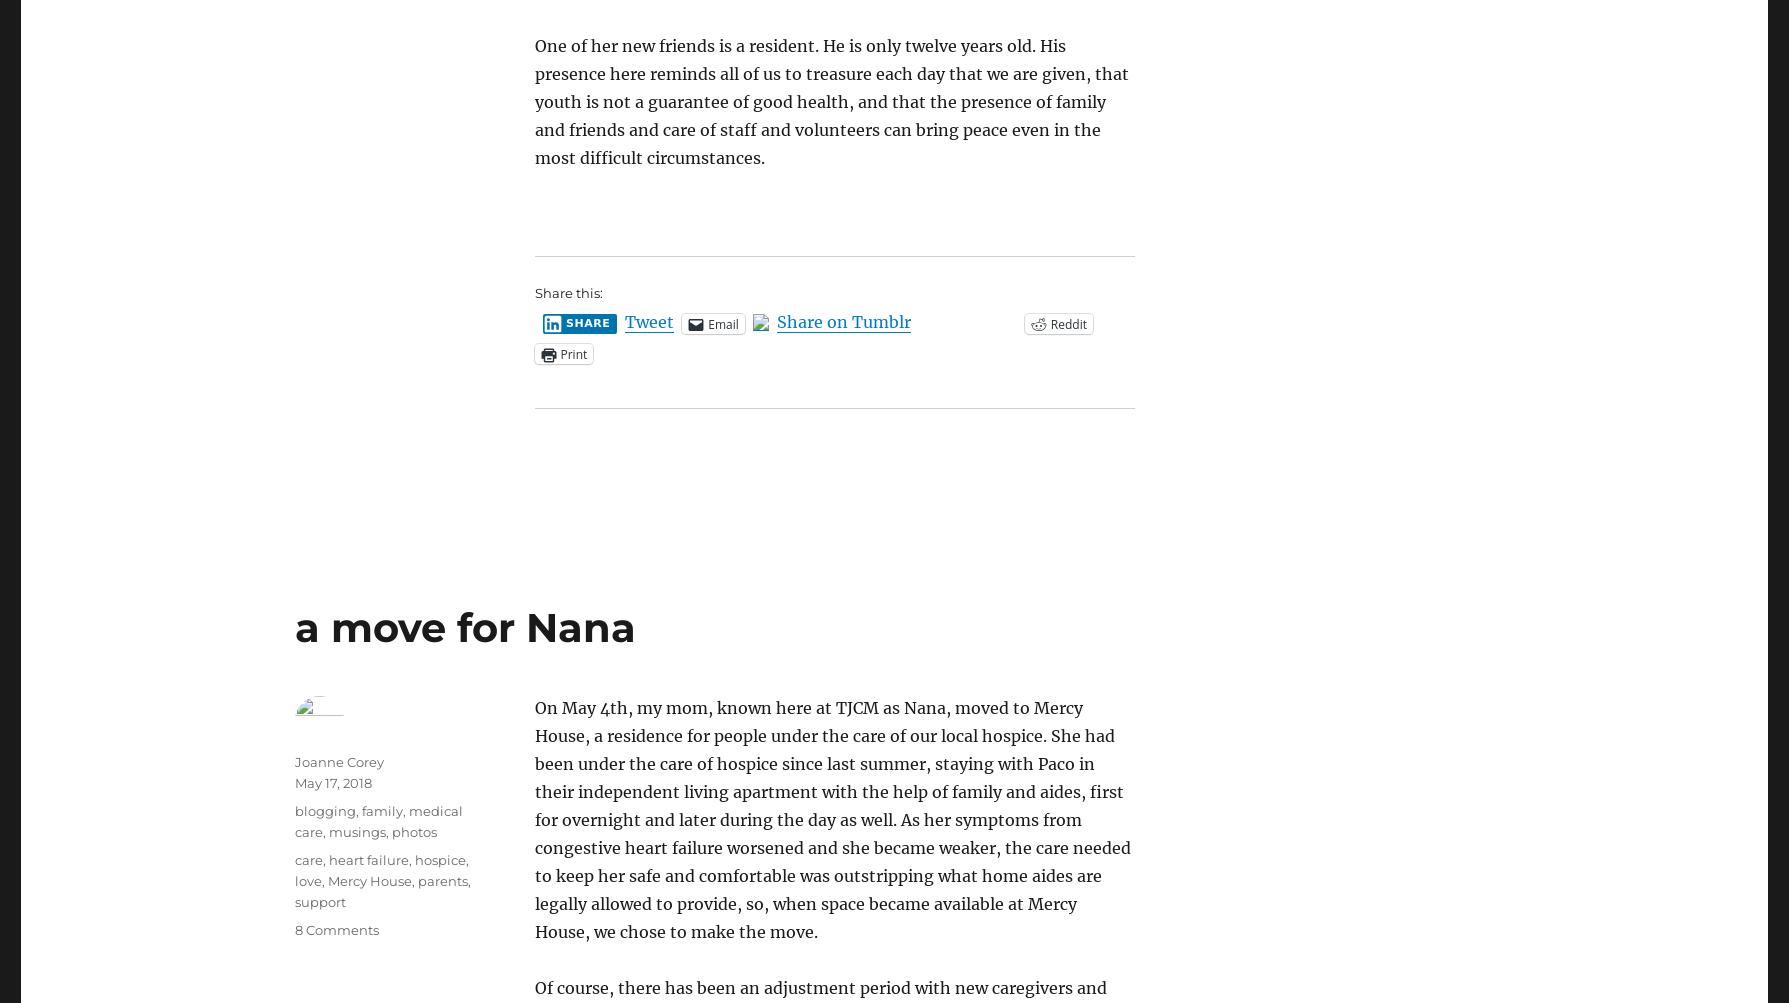 Image resolution: width=1789 pixels, height=1003 pixels. What do you see at coordinates (832, 819) in the screenshot?
I see `'On May 4th, my mom, known here at TJCM as Nana, moved to Mercy House, a residence for people under the care of our local hospice. She had been under the care of hospice since last summer, staying with Paco in their independent living apartment with the help of family and aides, first for overnight and later during the day as well. As her symptoms from congestive heart failure worsened and she became weaker, the care needed to keep her safe and comfortable was outstripping what home aides are legally allowed to provide, so, when space became available at Mercy House, we chose to make the move.'` at bounding box center [832, 819].